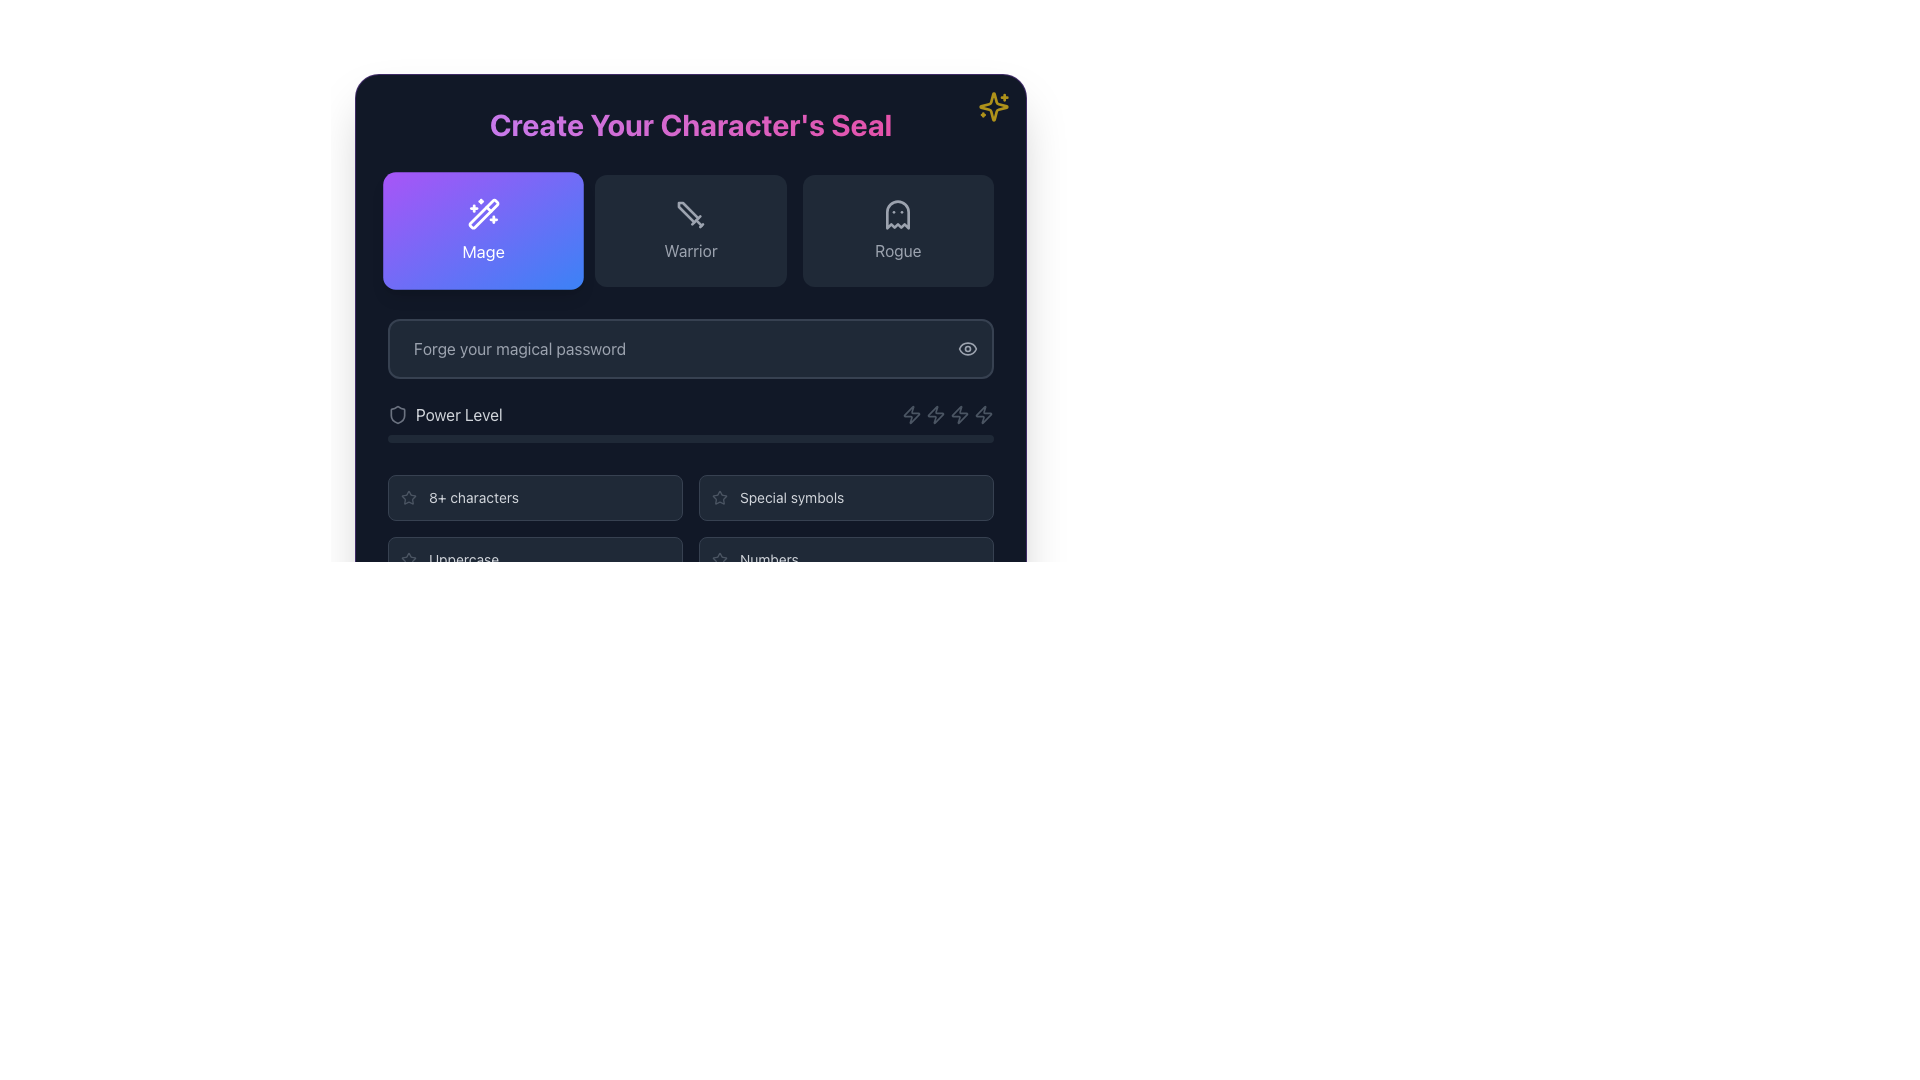 The height and width of the screenshot is (1080, 1920). I want to click on the eye-shaped button located to the far right inside the password input field labeled 'Forge your magical password' to change its color to purple, so click(968, 347).